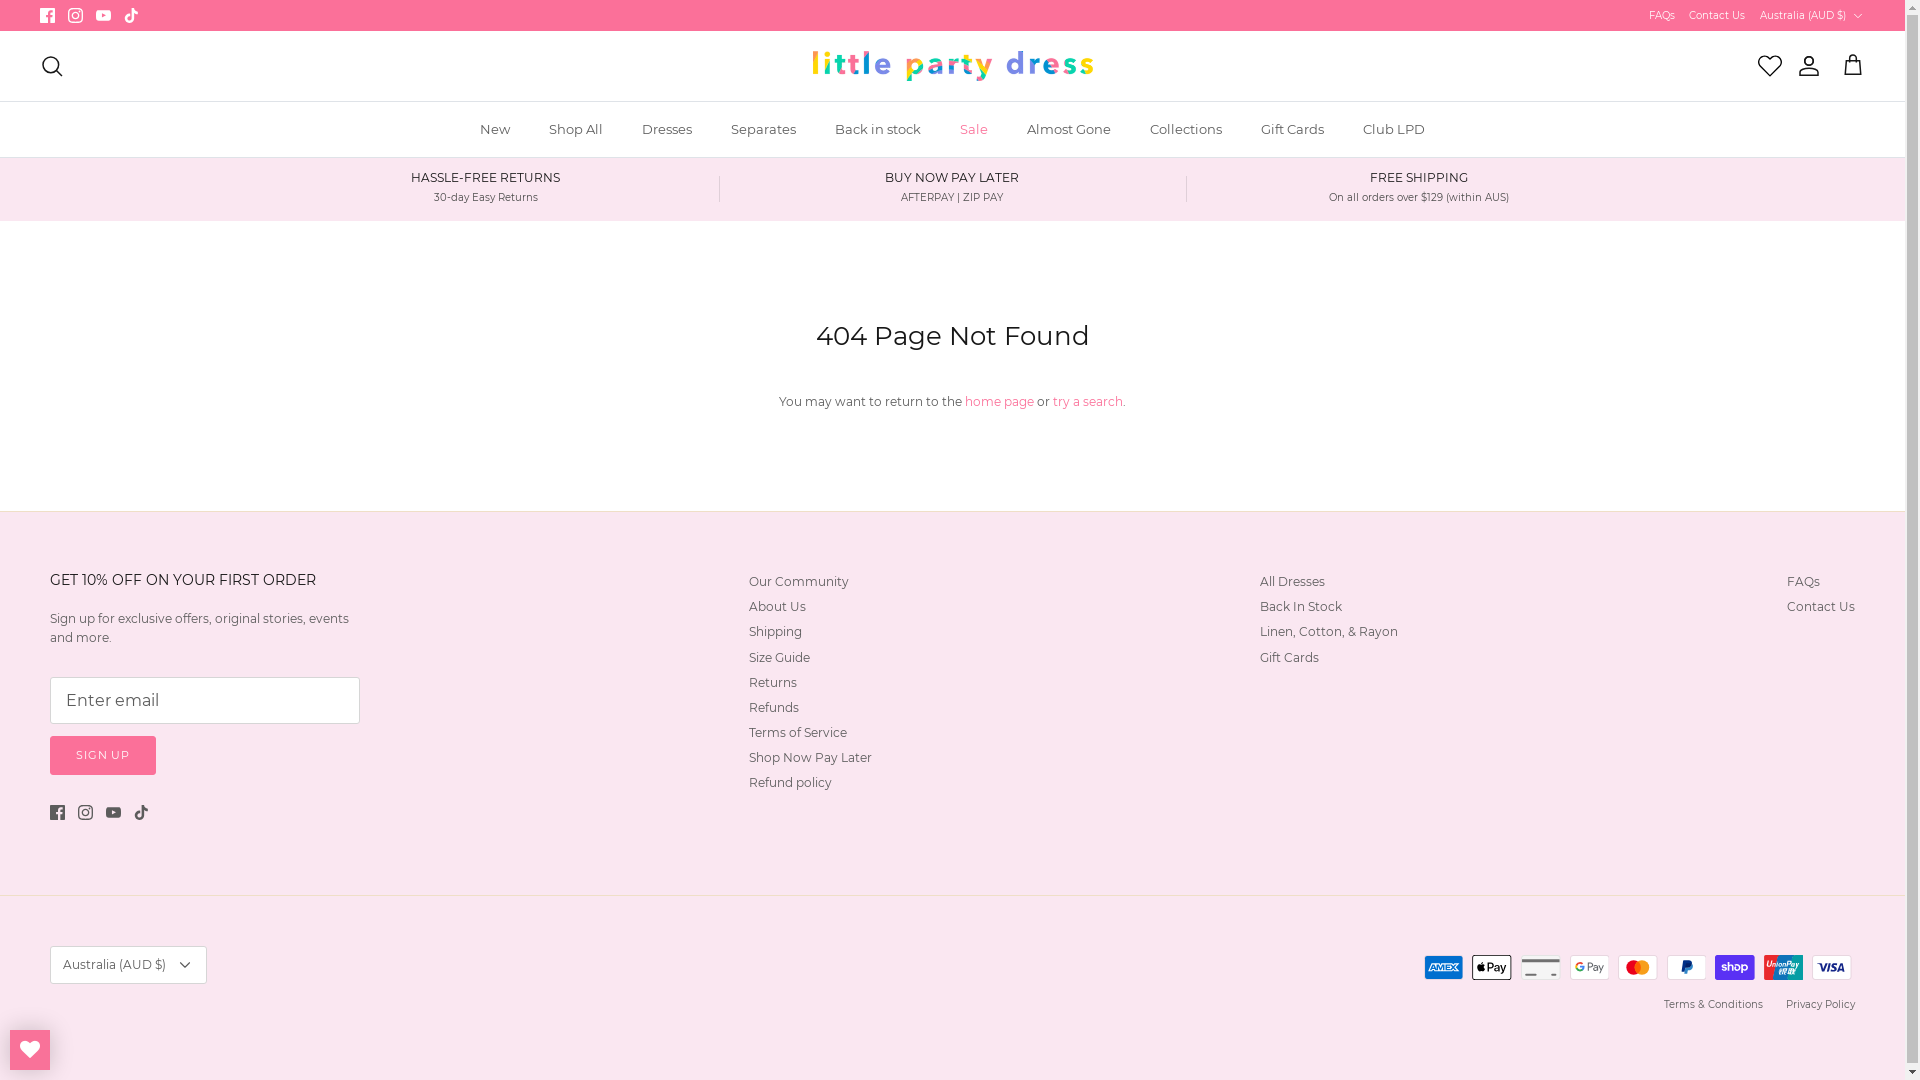 The height and width of the screenshot is (1080, 1920). What do you see at coordinates (789, 781) in the screenshot?
I see `'Refund policy'` at bounding box center [789, 781].